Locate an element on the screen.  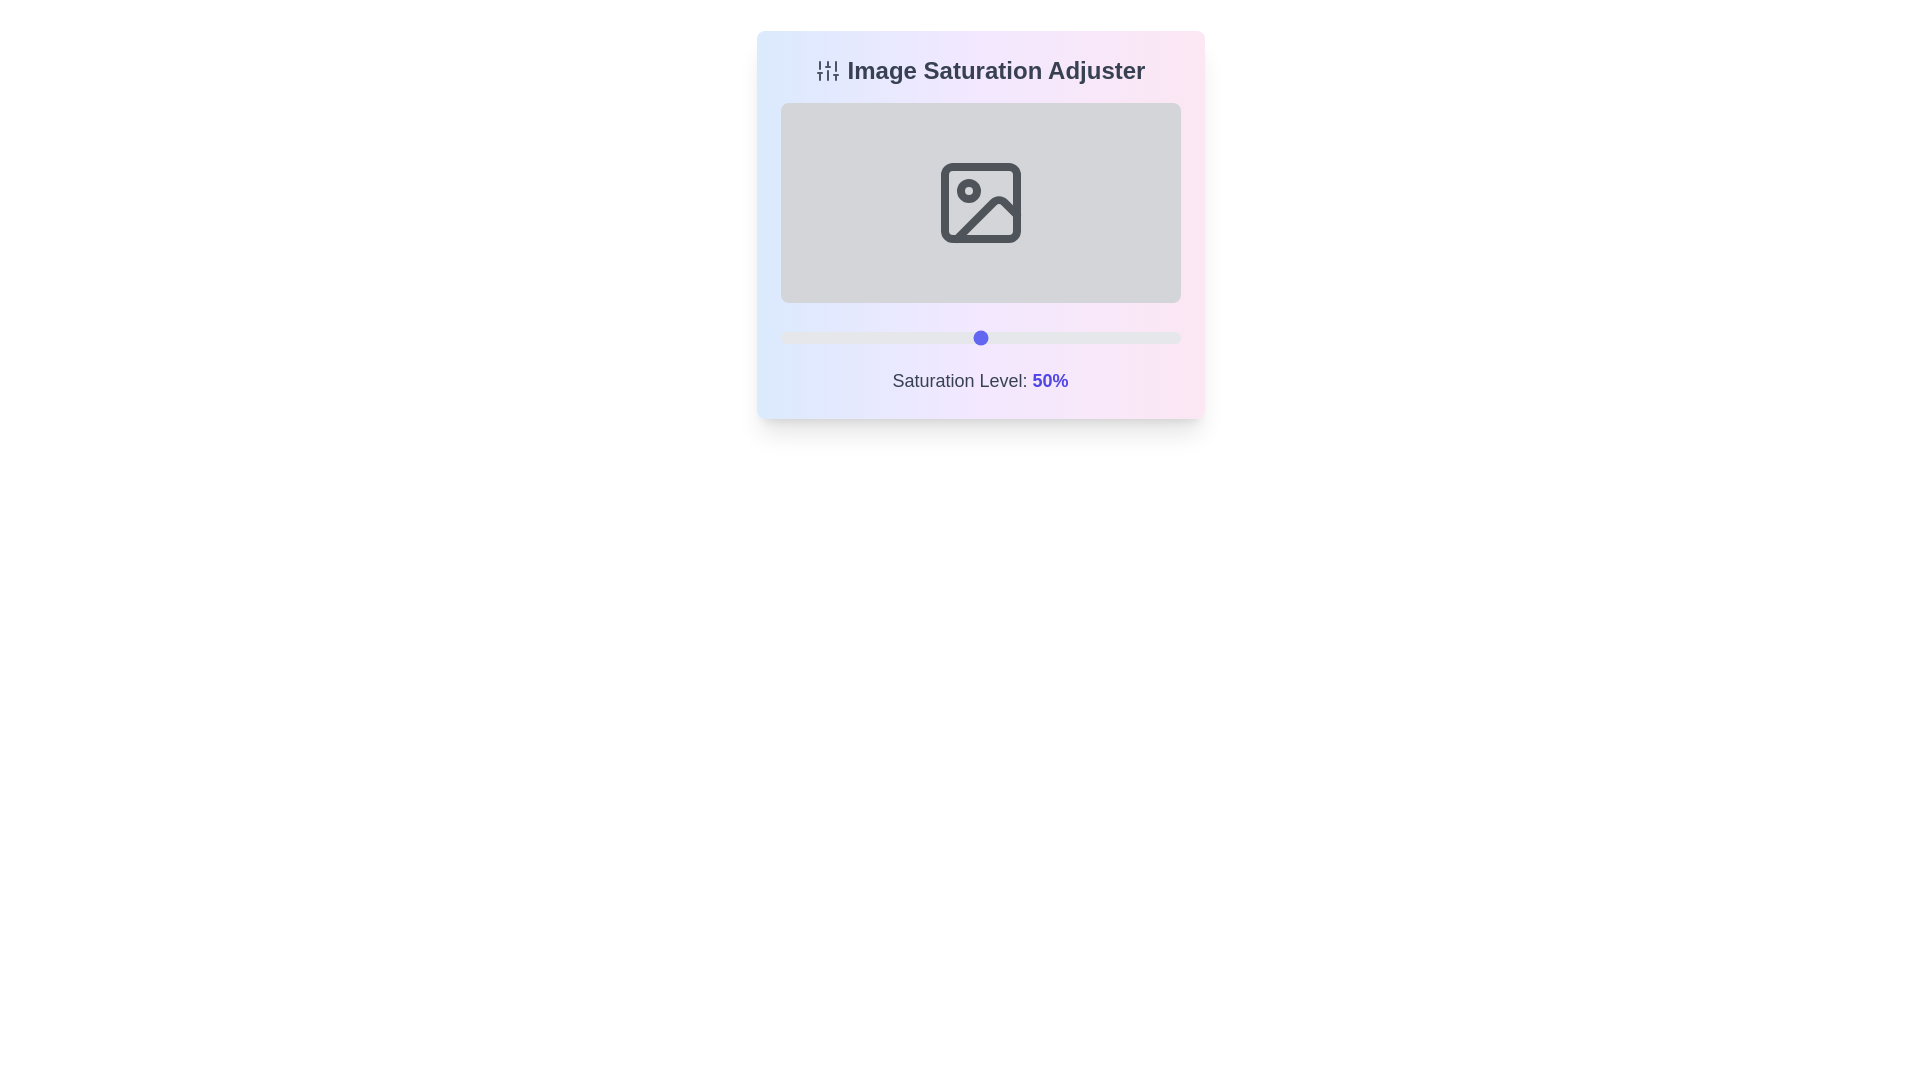
the saturation level to 23% by interacting with the slider is located at coordinates (872, 337).